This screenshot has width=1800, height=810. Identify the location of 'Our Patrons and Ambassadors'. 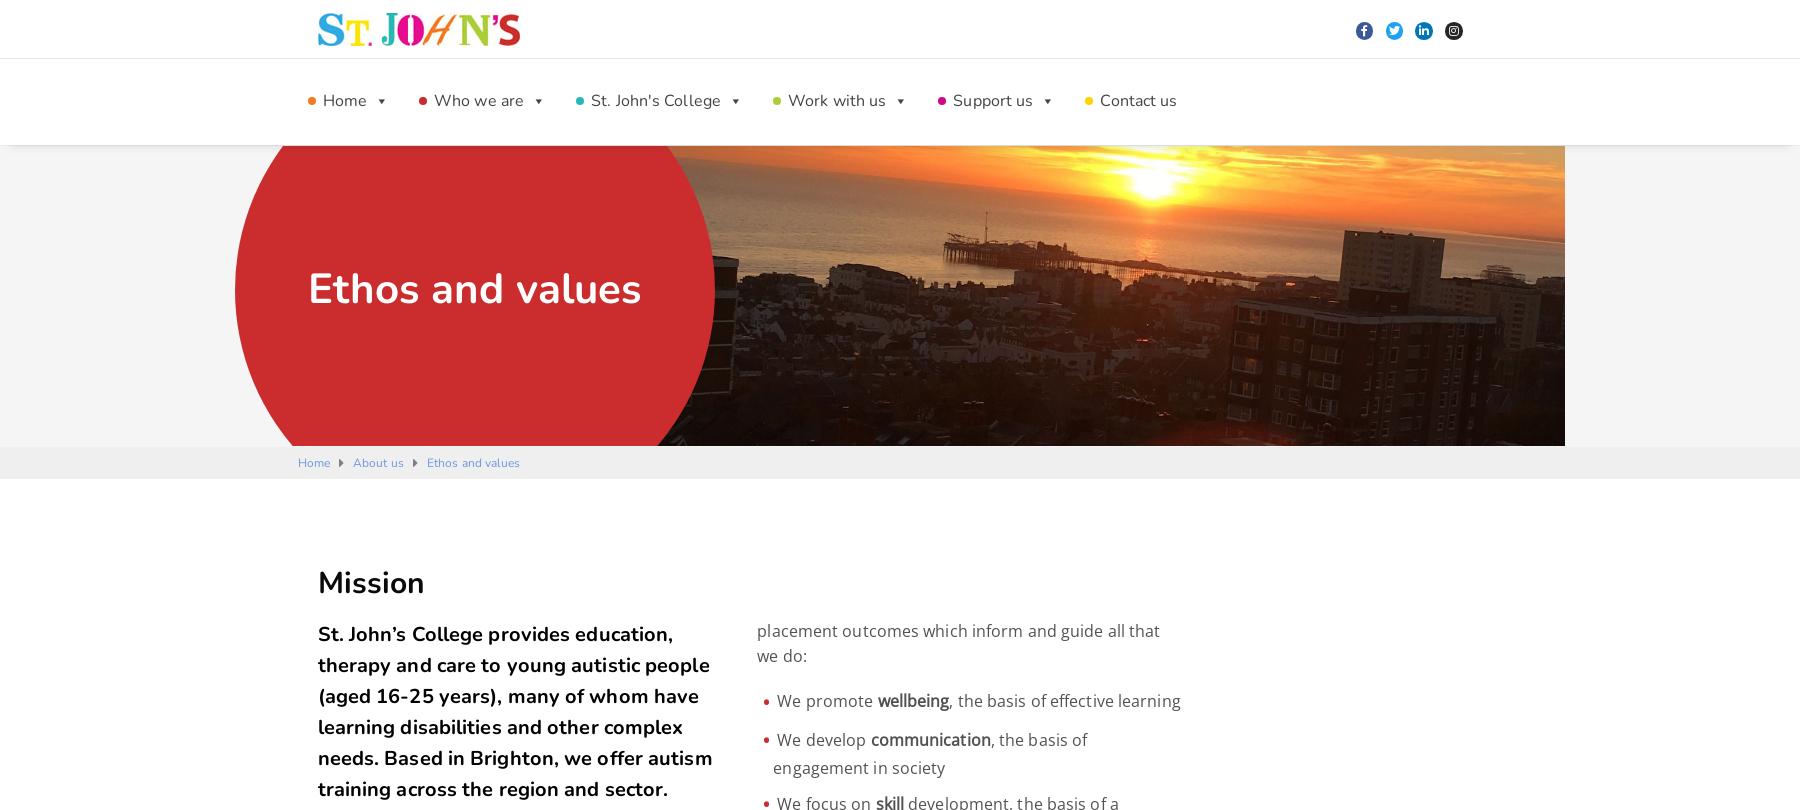
(634, 256).